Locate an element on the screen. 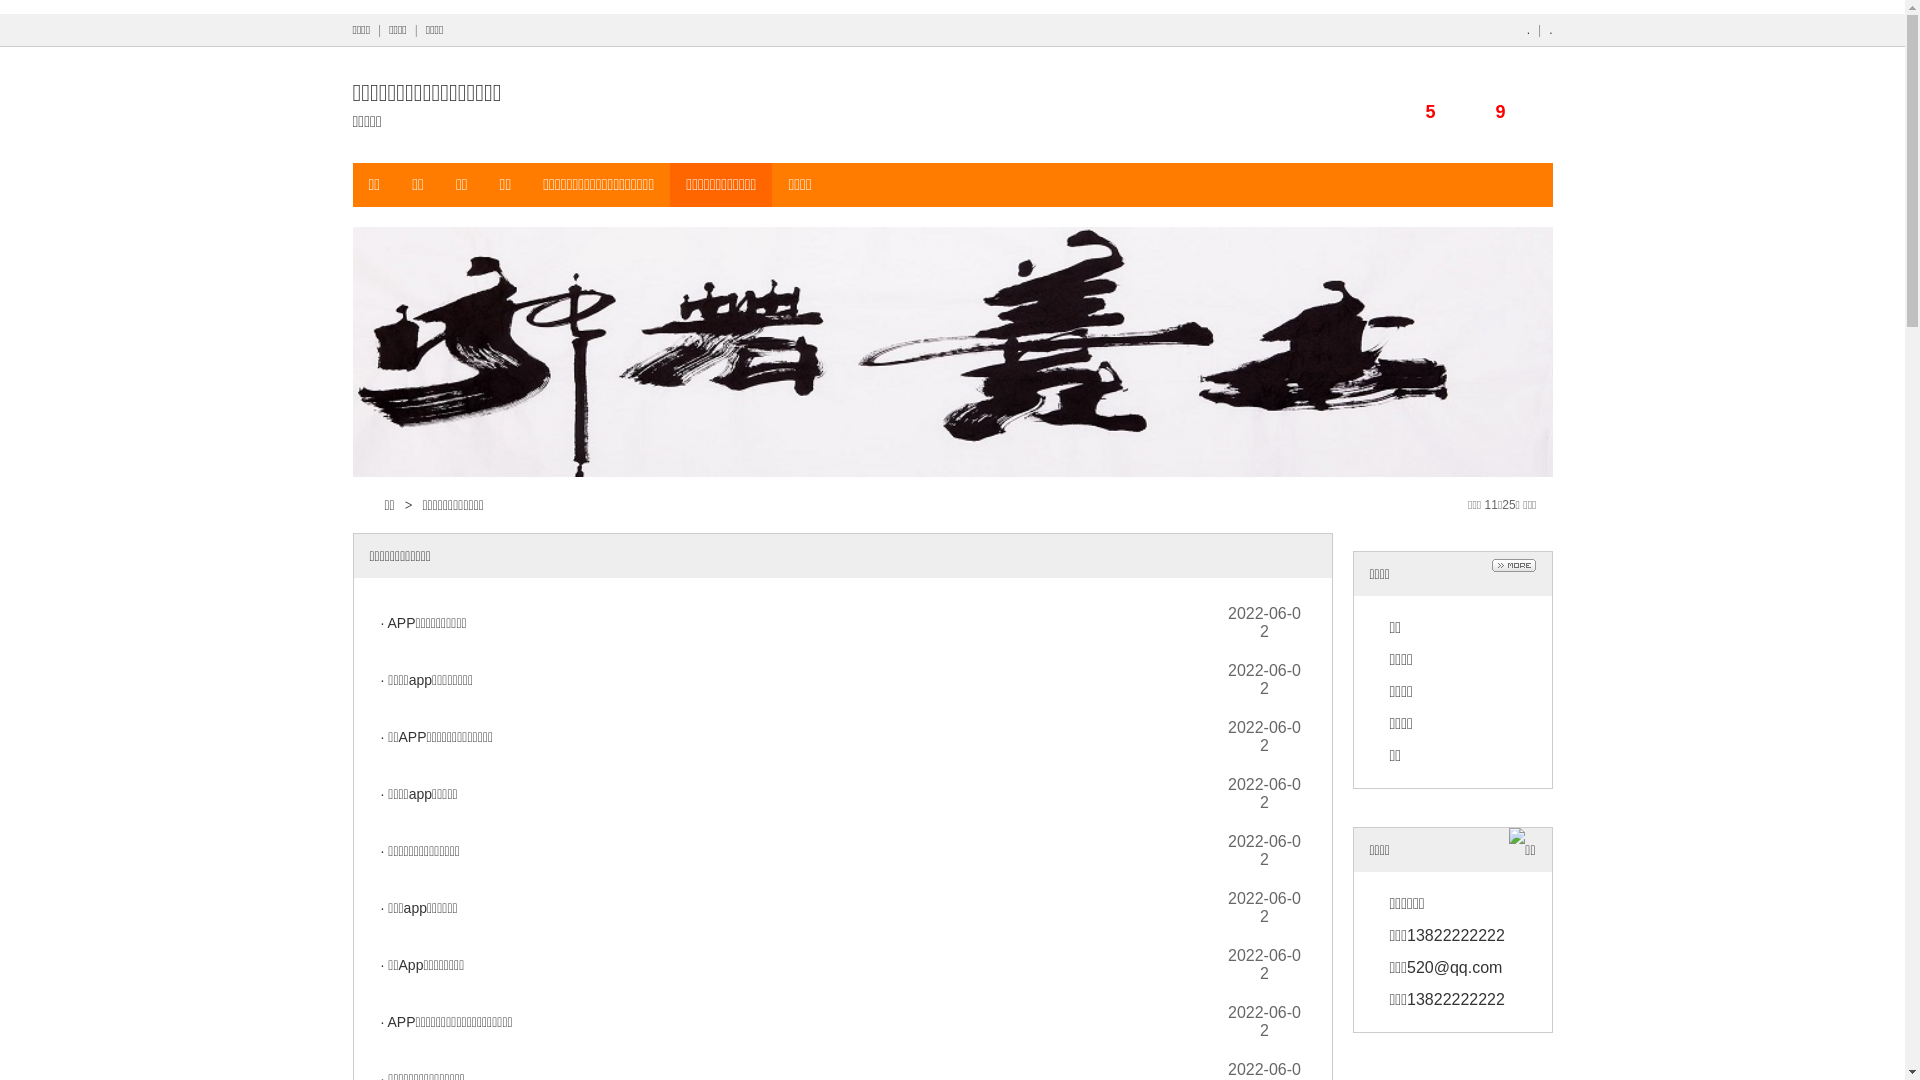  '.' is located at coordinates (1549, 30).